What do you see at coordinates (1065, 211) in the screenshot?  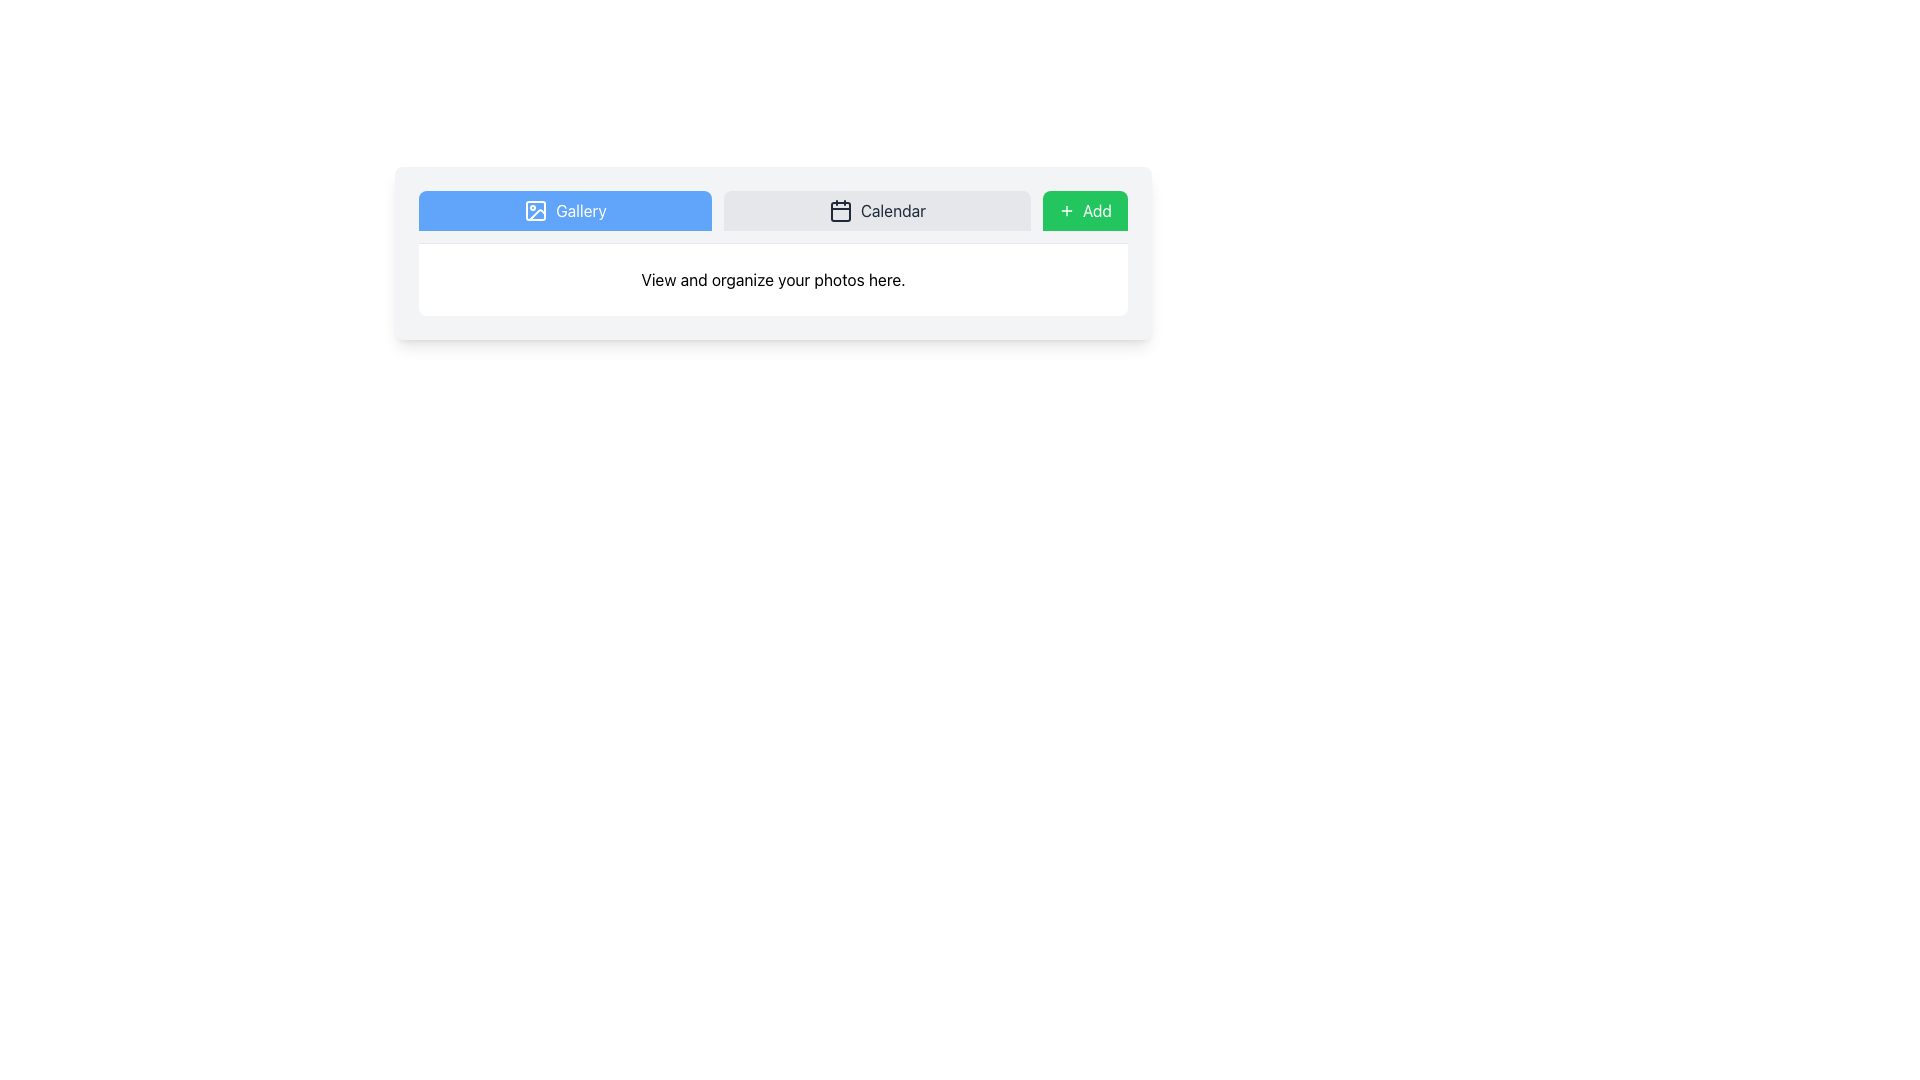 I see `the small green circular SVG icon with a white '+' symbol, which is located inside the green rectangular button labeled 'Add' on the rightmost side of the horizontal toolbar` at bounding box center [1065, 211].